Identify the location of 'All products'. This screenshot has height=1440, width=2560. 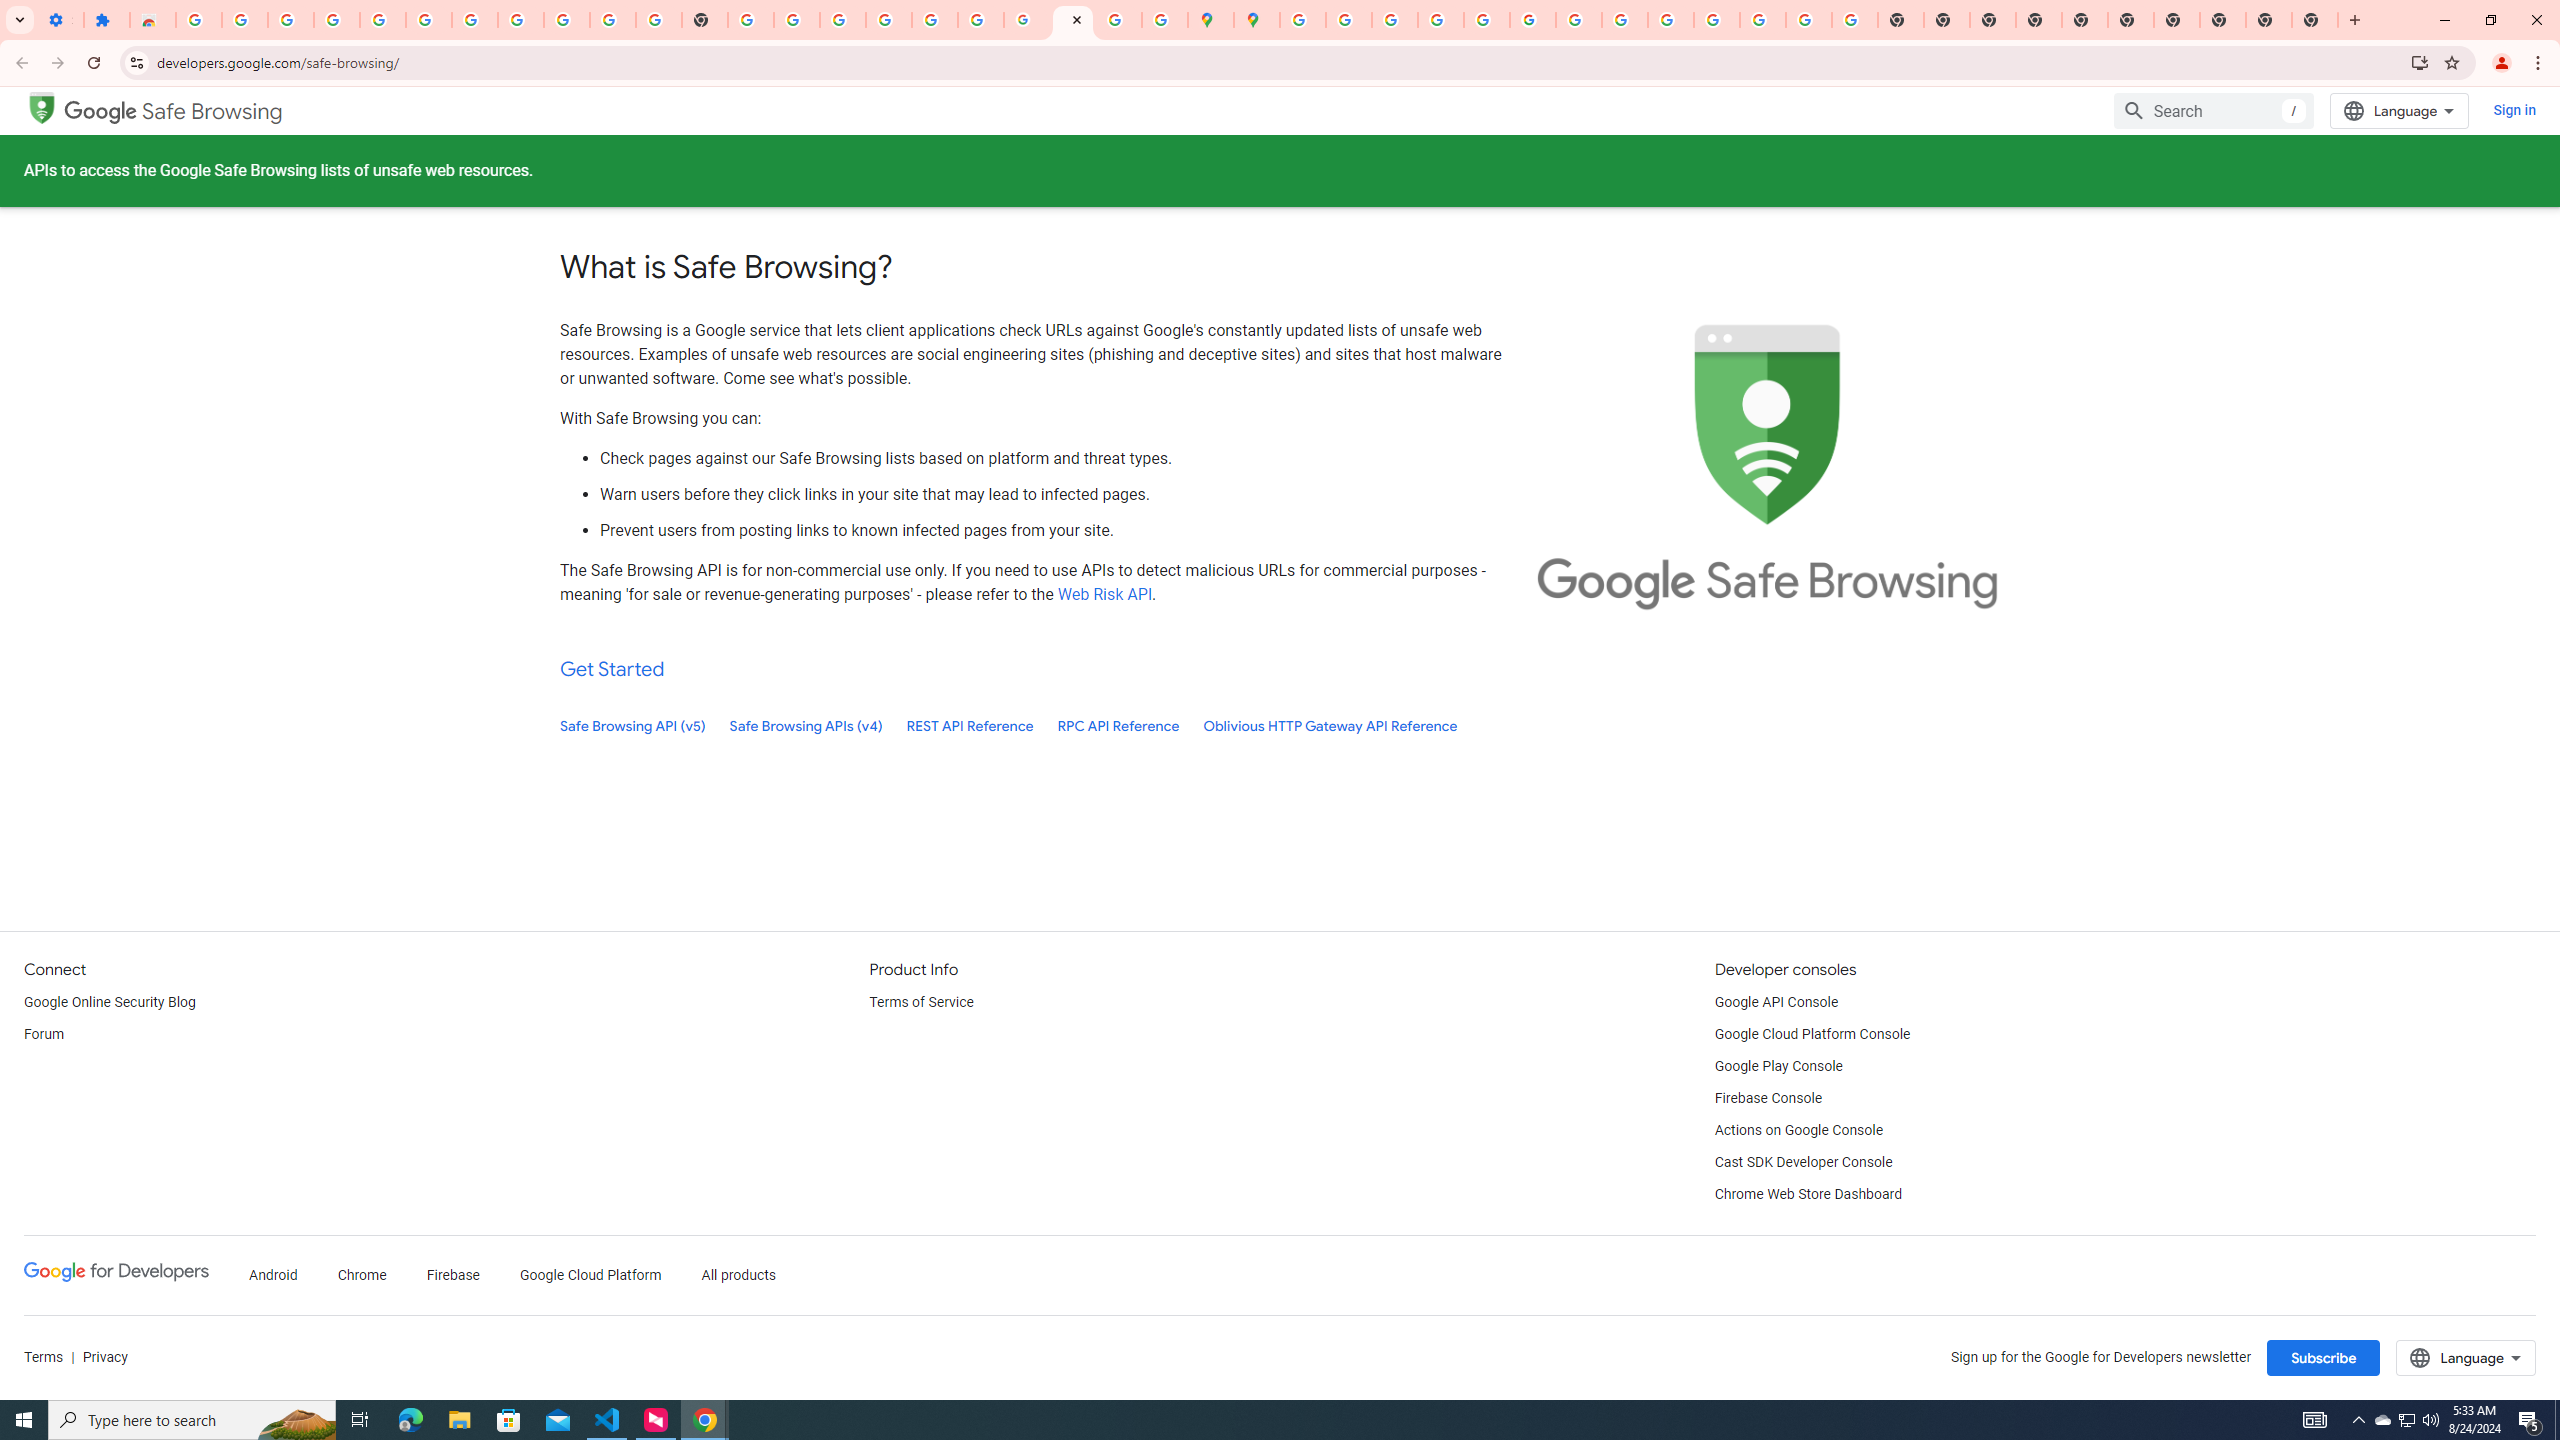
(738, 1275).